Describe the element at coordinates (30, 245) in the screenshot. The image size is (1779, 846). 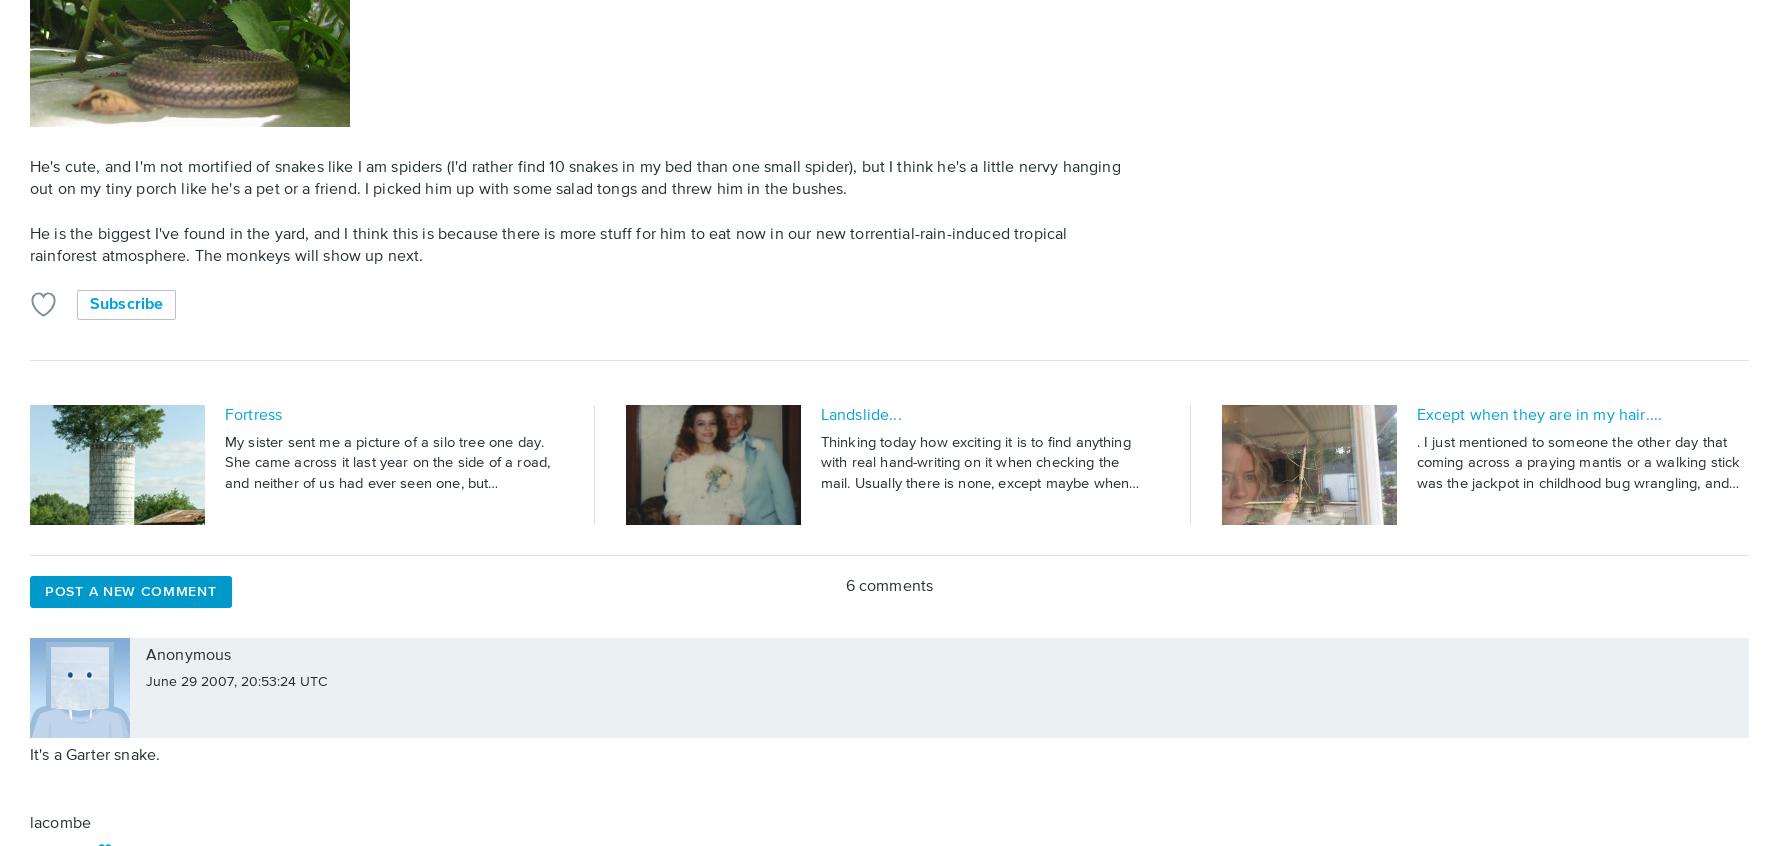
I see `'He is the biggest I've found in the yard, and I think this is because there is more stuff for him to eat now in our new torrential-rain-induced tropical rainforest atmosphere. The monkeys will show up next.'` at that location.